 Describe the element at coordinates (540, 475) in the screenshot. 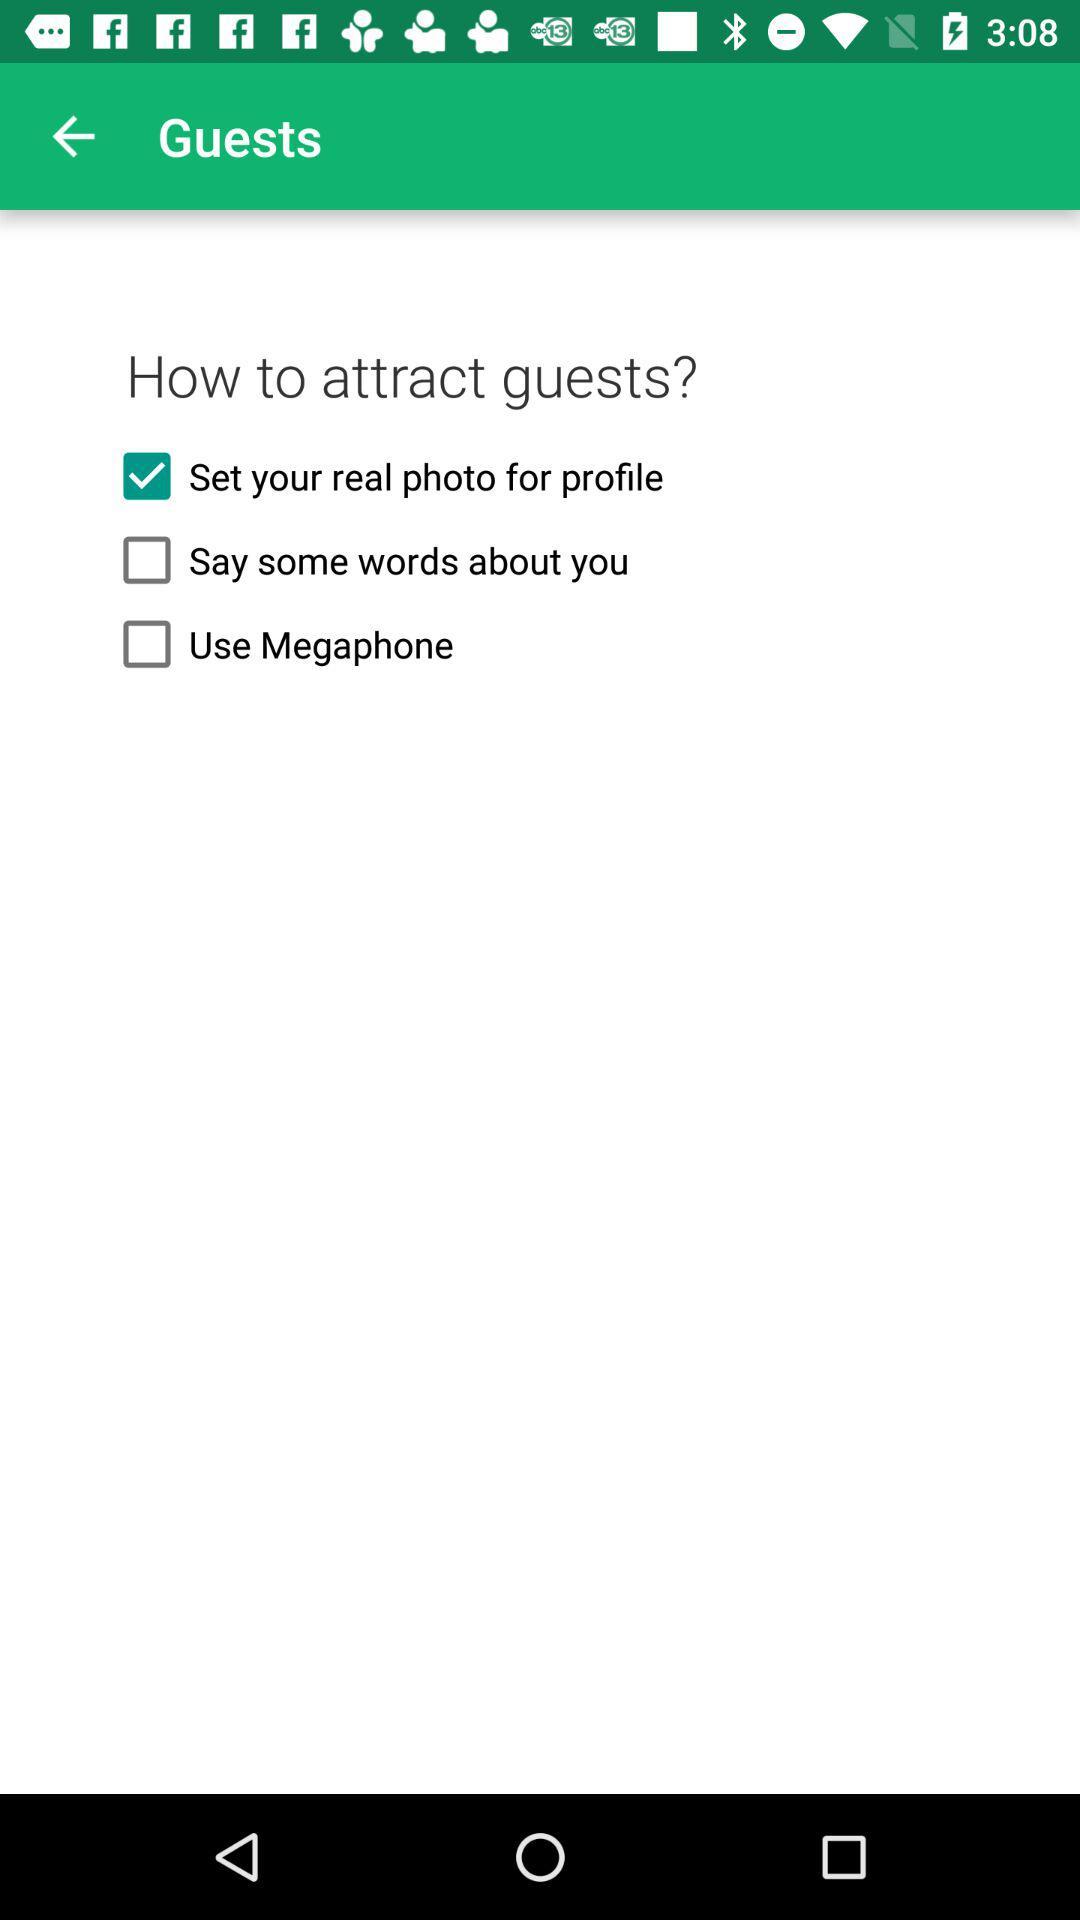

I see `the set your real` at that location.